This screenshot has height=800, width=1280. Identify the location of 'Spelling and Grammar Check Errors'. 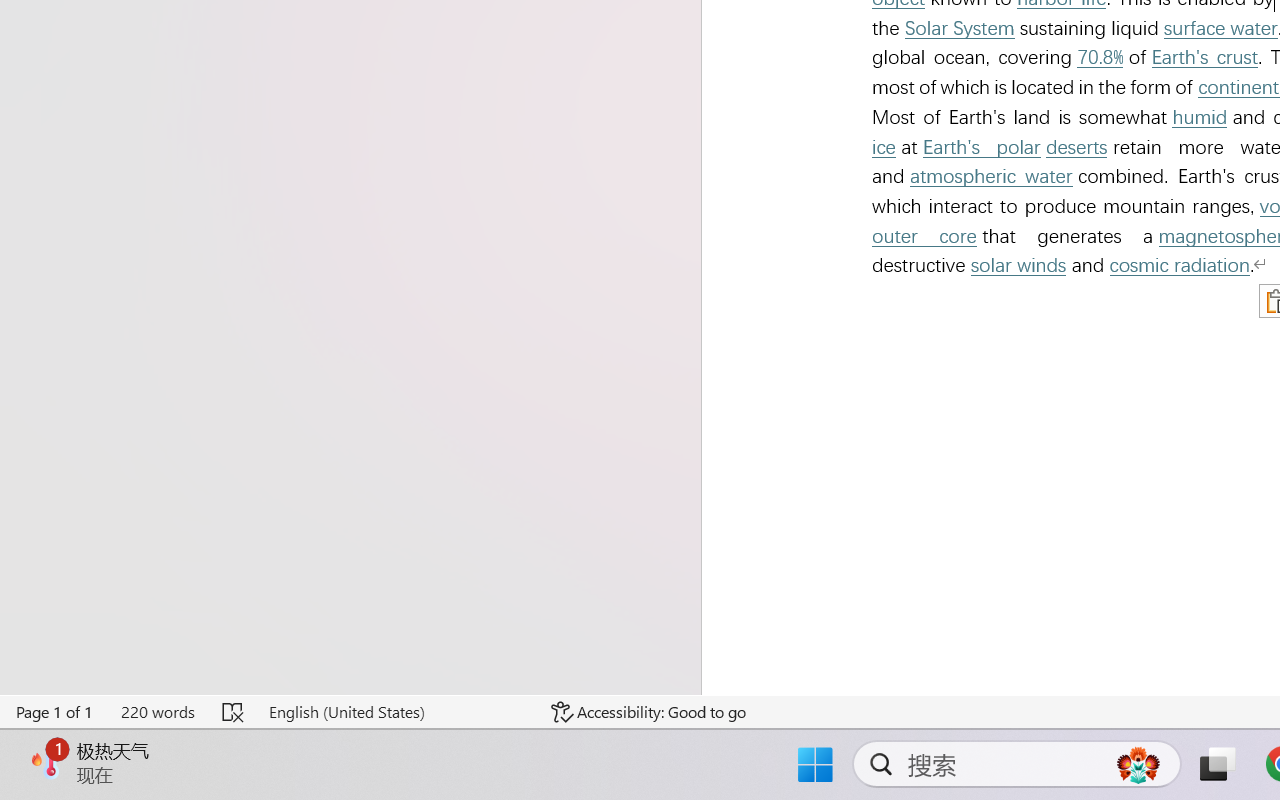
(234, 711).